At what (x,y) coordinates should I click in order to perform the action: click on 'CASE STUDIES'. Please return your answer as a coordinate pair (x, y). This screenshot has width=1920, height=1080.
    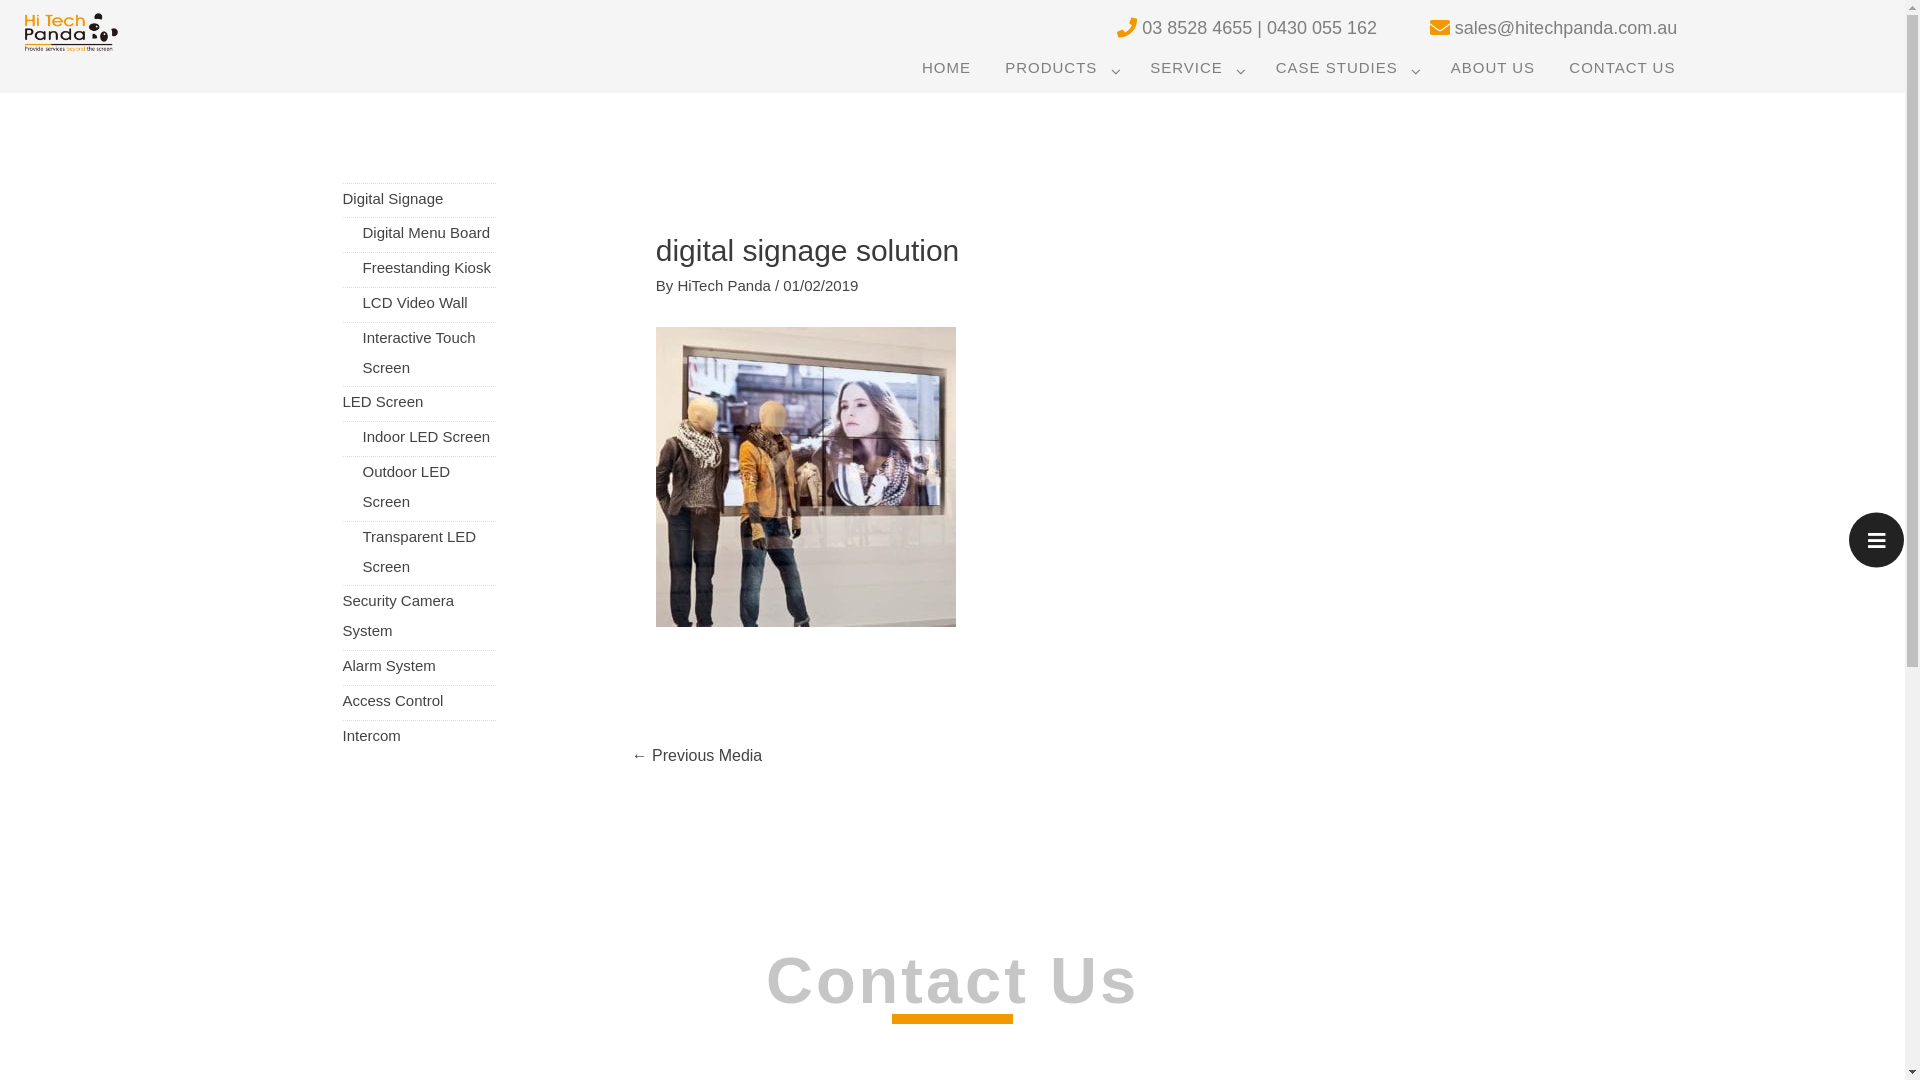
    Looking at the image, I should click on (1346, 67).